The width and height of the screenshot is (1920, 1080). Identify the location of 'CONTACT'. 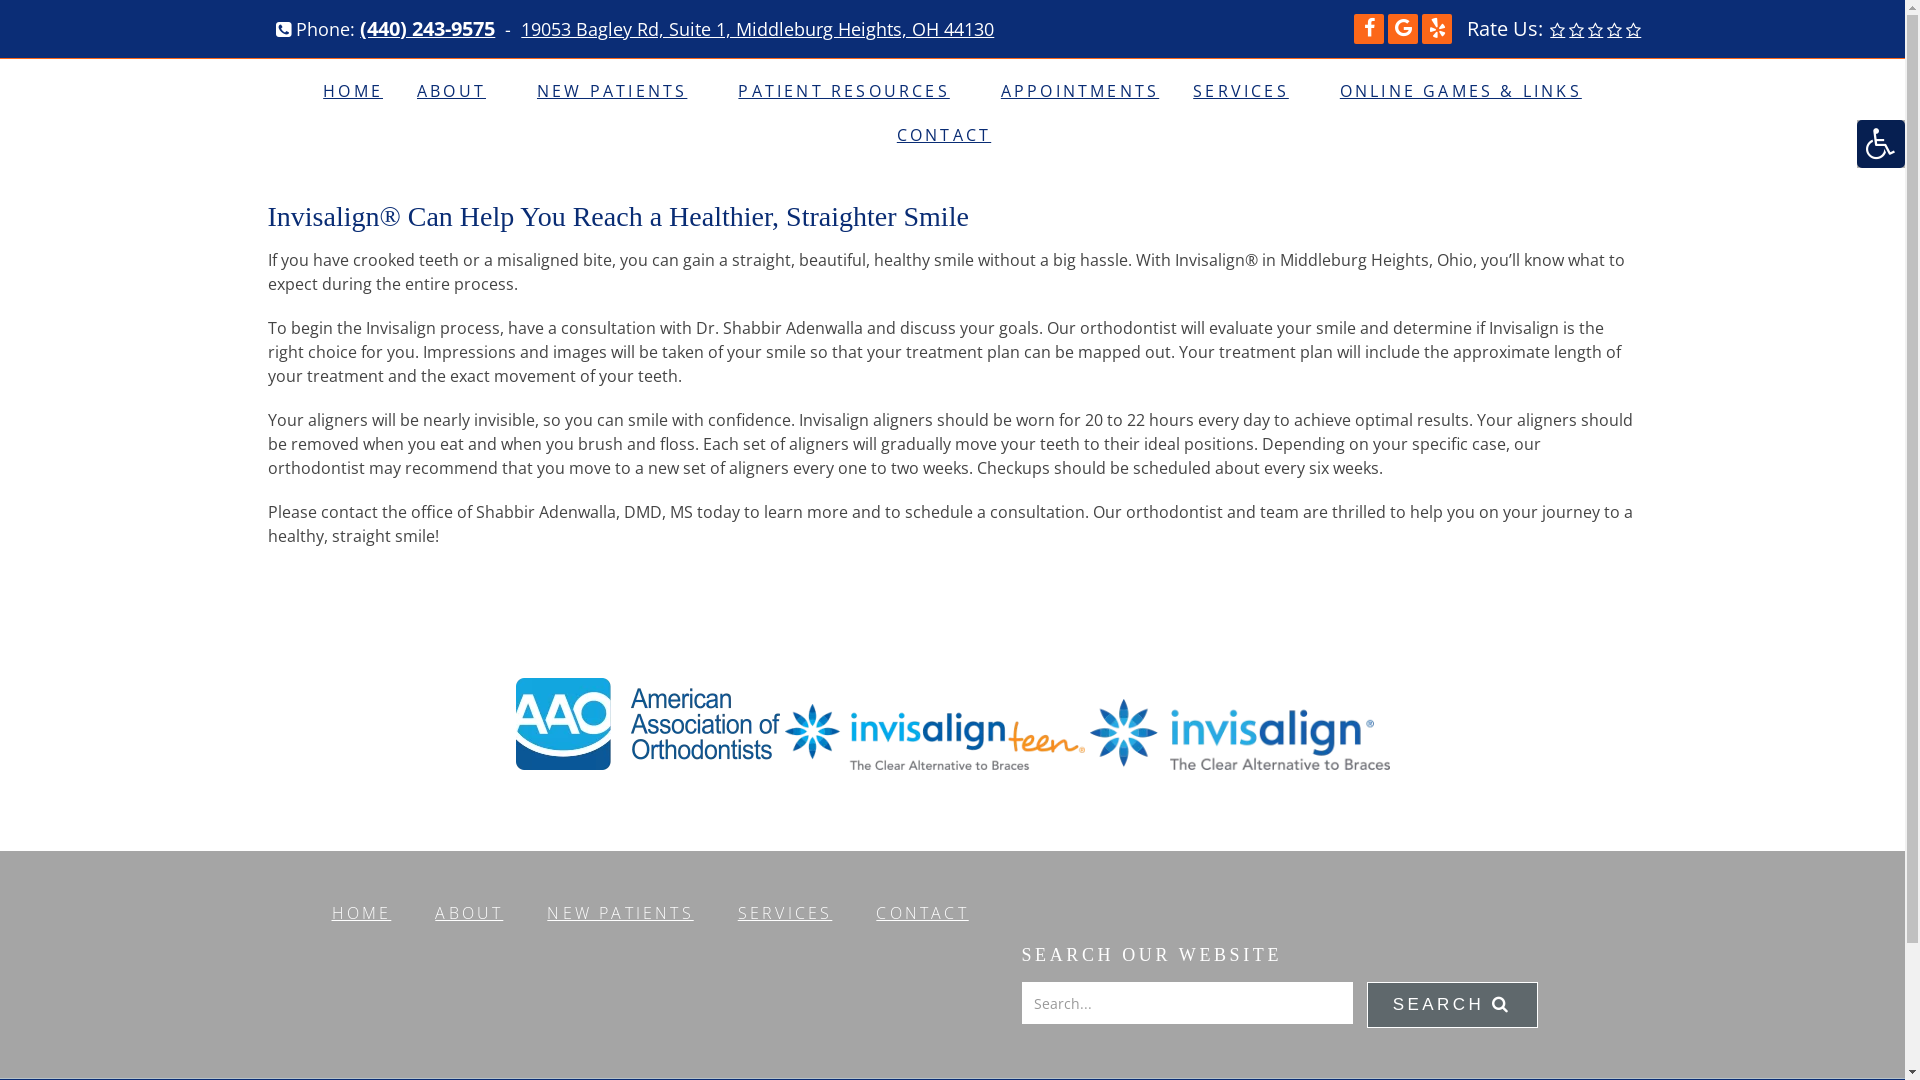
(920, 913).